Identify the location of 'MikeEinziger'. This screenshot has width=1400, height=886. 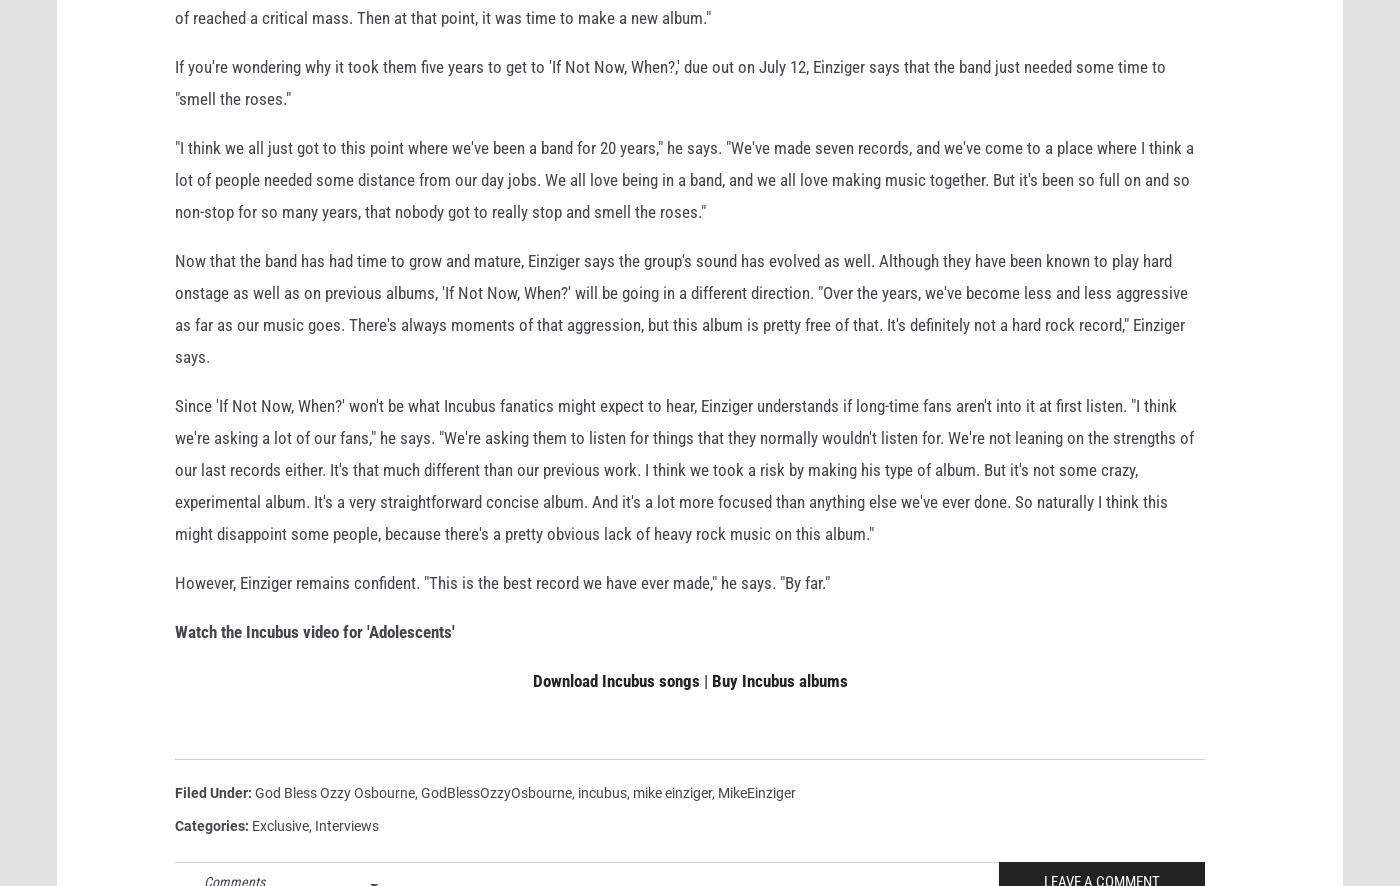
(756, 825).